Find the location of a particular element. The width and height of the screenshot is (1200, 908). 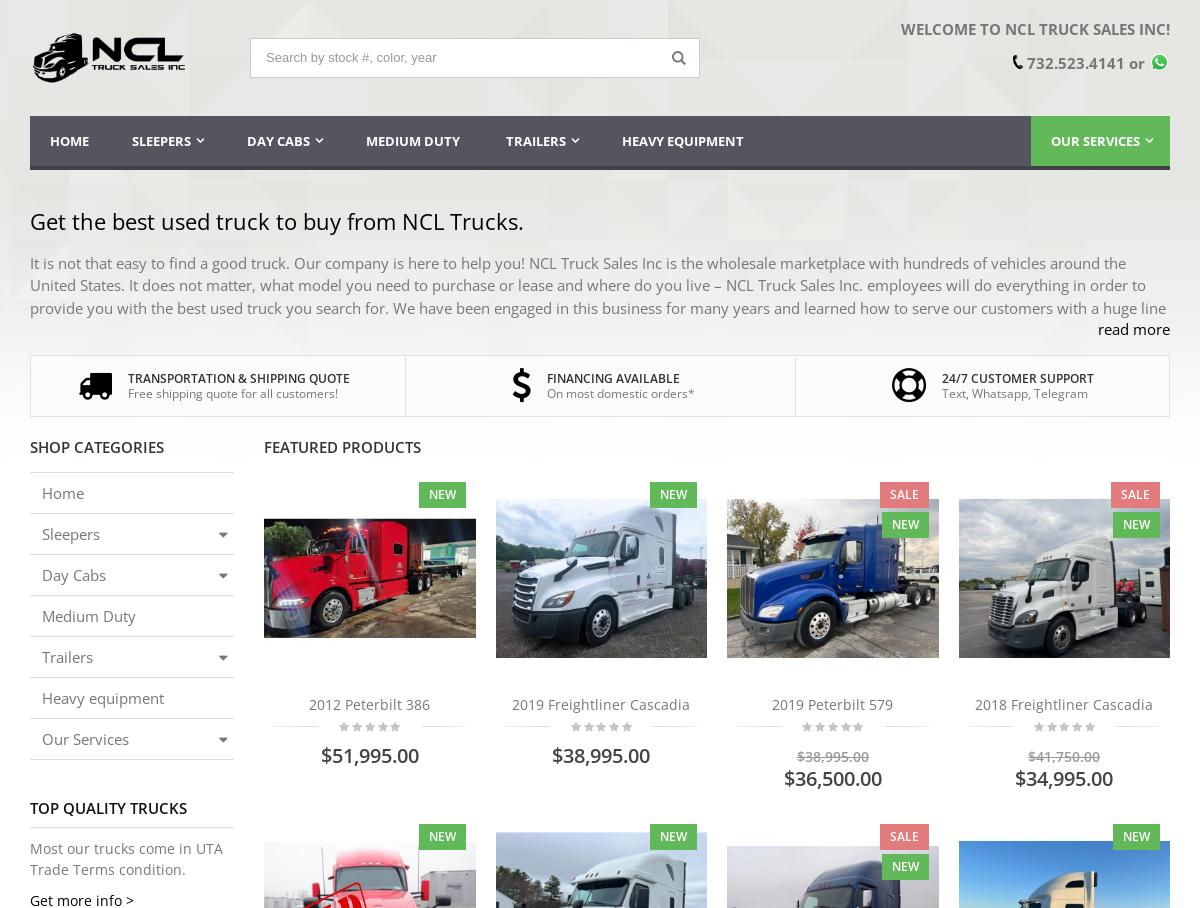

'SHOP CATEGORIES' is located at coordinates (30, 447).